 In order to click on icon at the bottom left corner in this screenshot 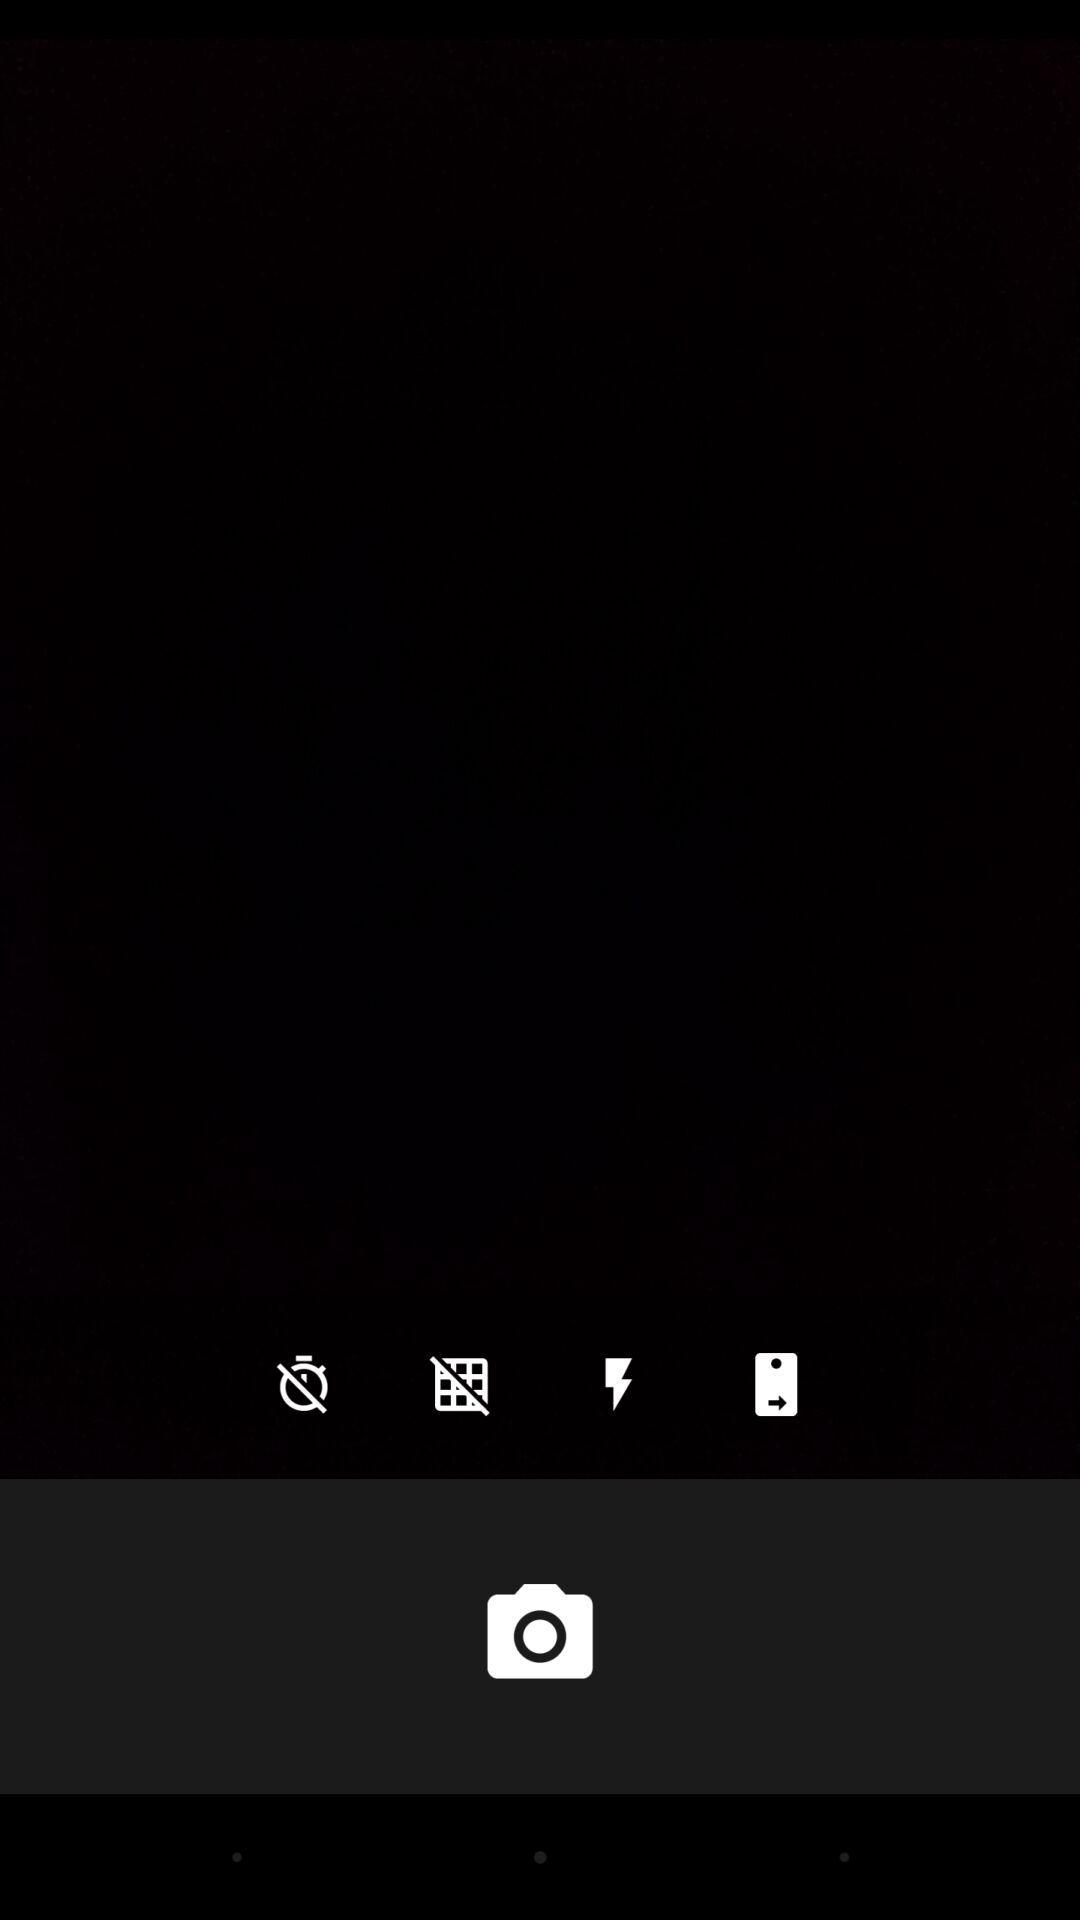, I will do `click(303, 1383)`.